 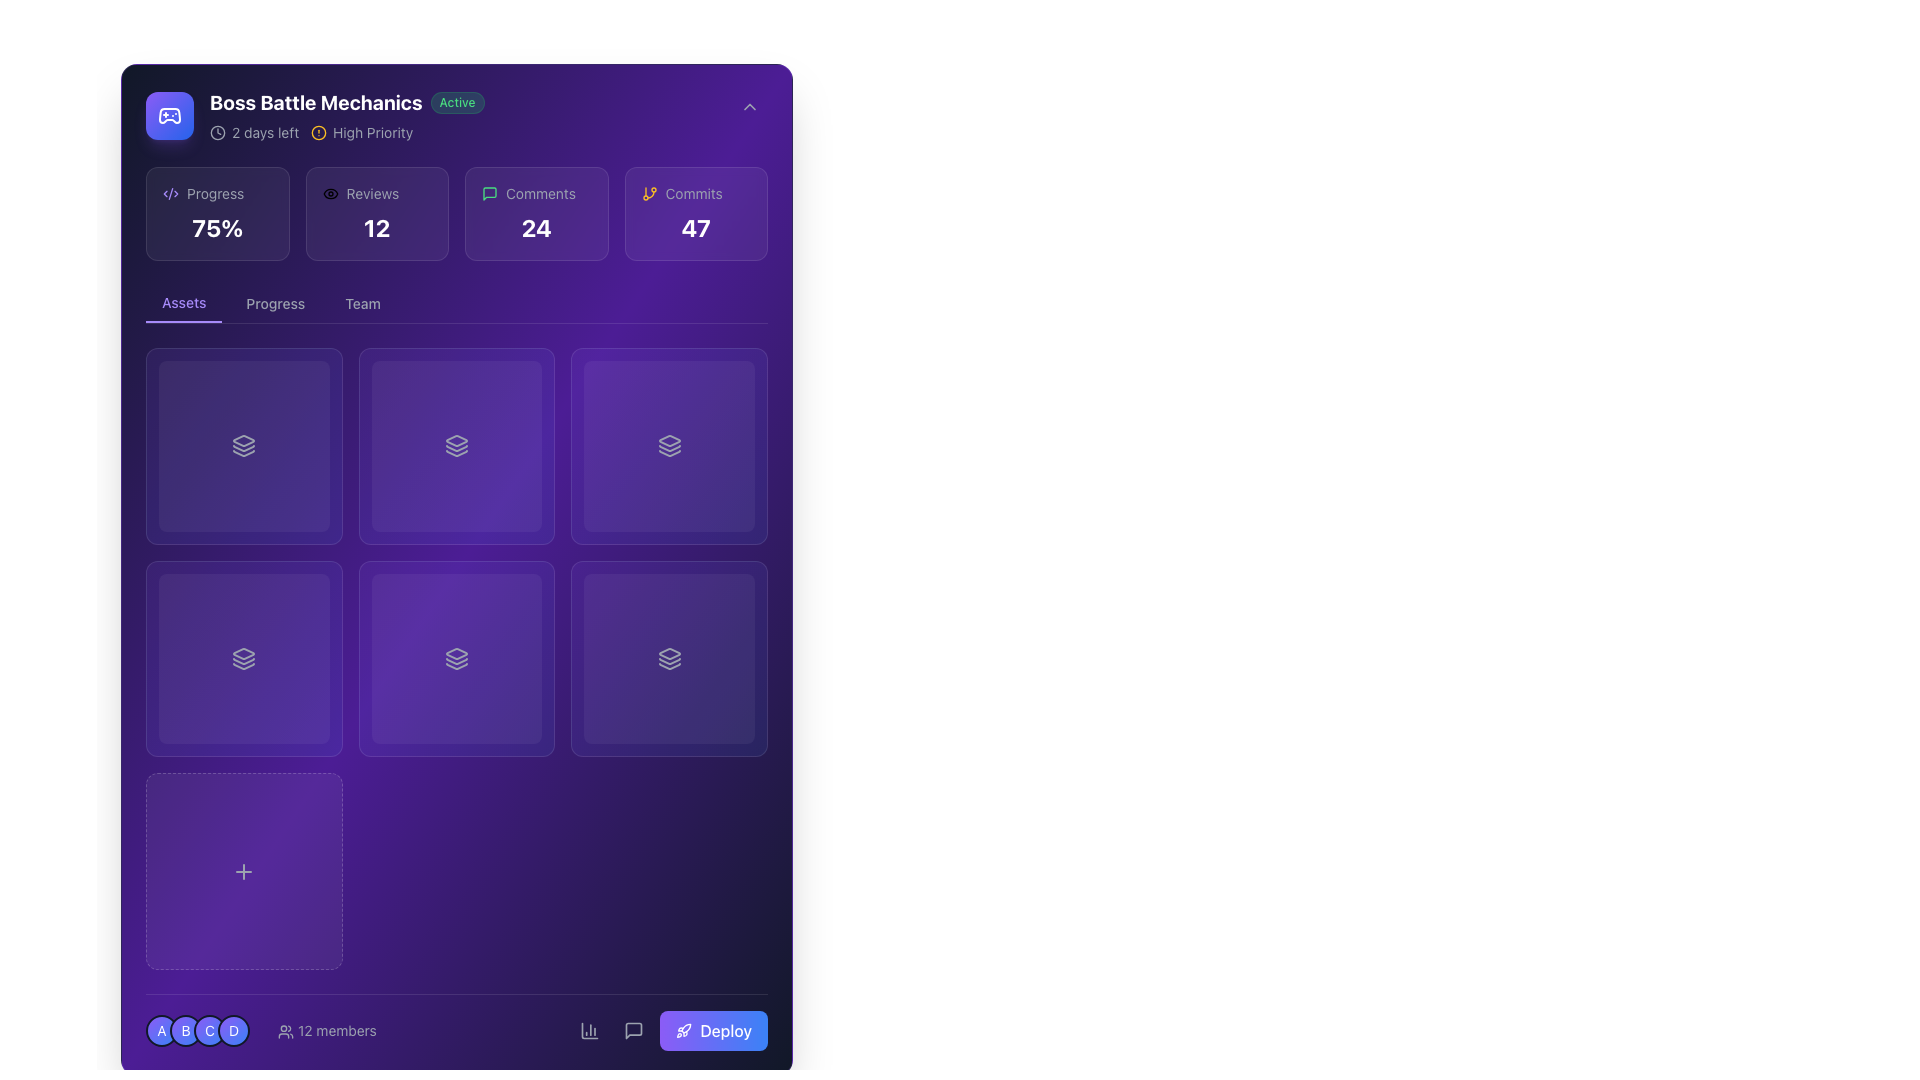 What do you see at coordinates (243, 666) in the screenshot?
I see `the layered icon located in the second row, first column of the 3x3 grid layout, which visually resembles a stack of layers` at bounding box center [243, 666].